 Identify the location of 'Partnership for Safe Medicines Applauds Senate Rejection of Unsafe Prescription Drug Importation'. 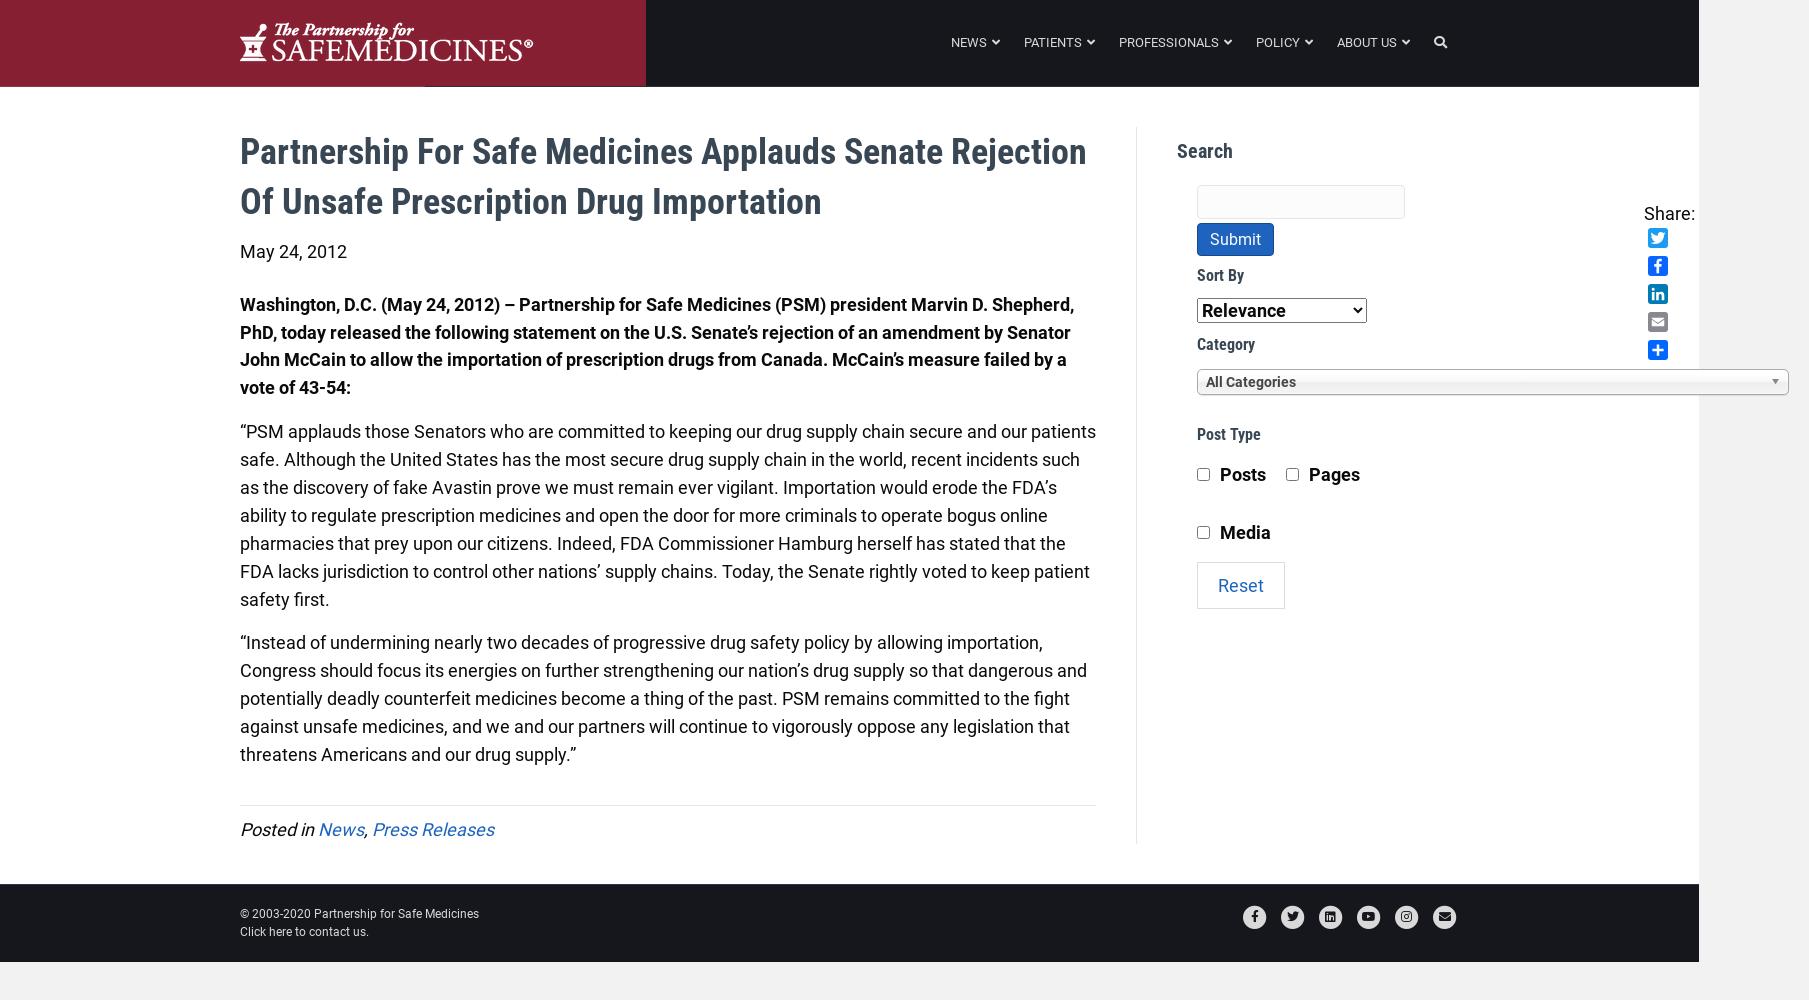
(662, 177).